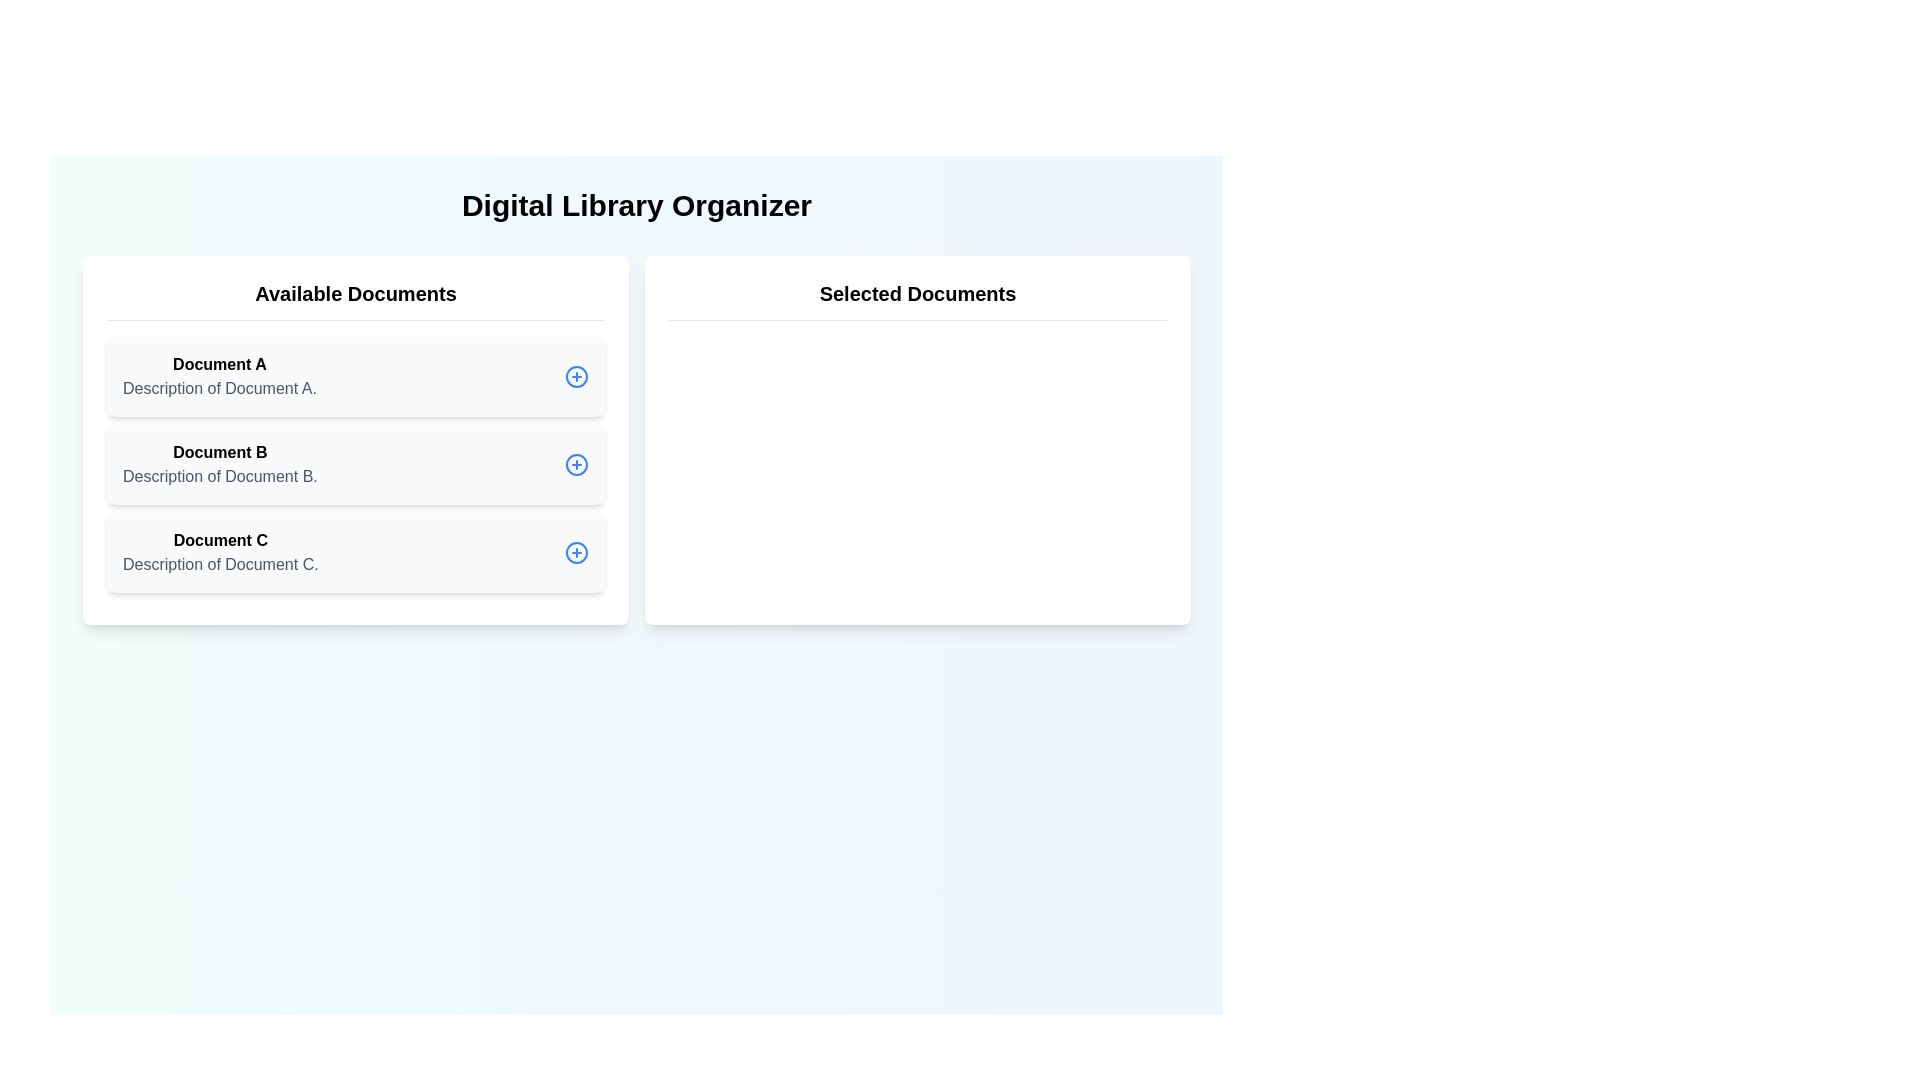 The image size is (1920, 1080). Describe the element at coordinates (575, 465) in the screenshot. I see `the outer circle of the interactive plus icon next to 'Document B' in the 'Available Documents' list of the 'Digital Library Organizer' application` at that location.